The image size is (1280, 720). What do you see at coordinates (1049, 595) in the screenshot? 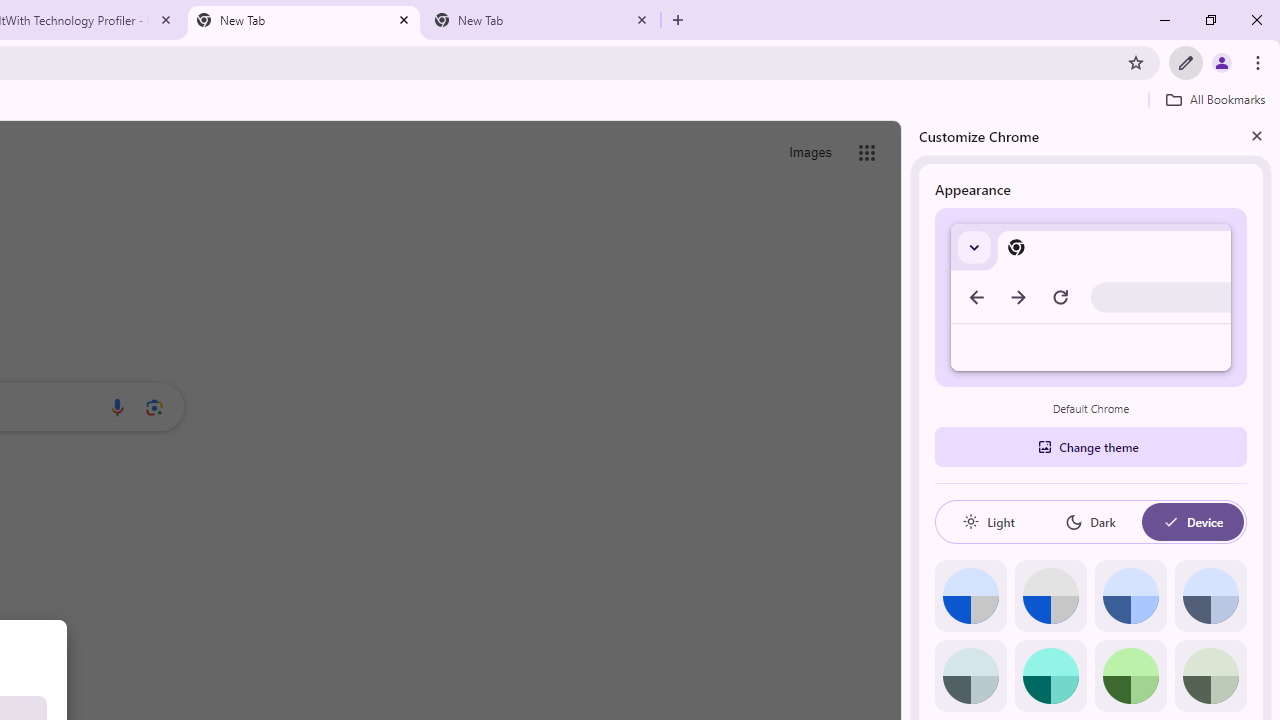
I see `'Grey default color'` at bounding box center [1049, 595].